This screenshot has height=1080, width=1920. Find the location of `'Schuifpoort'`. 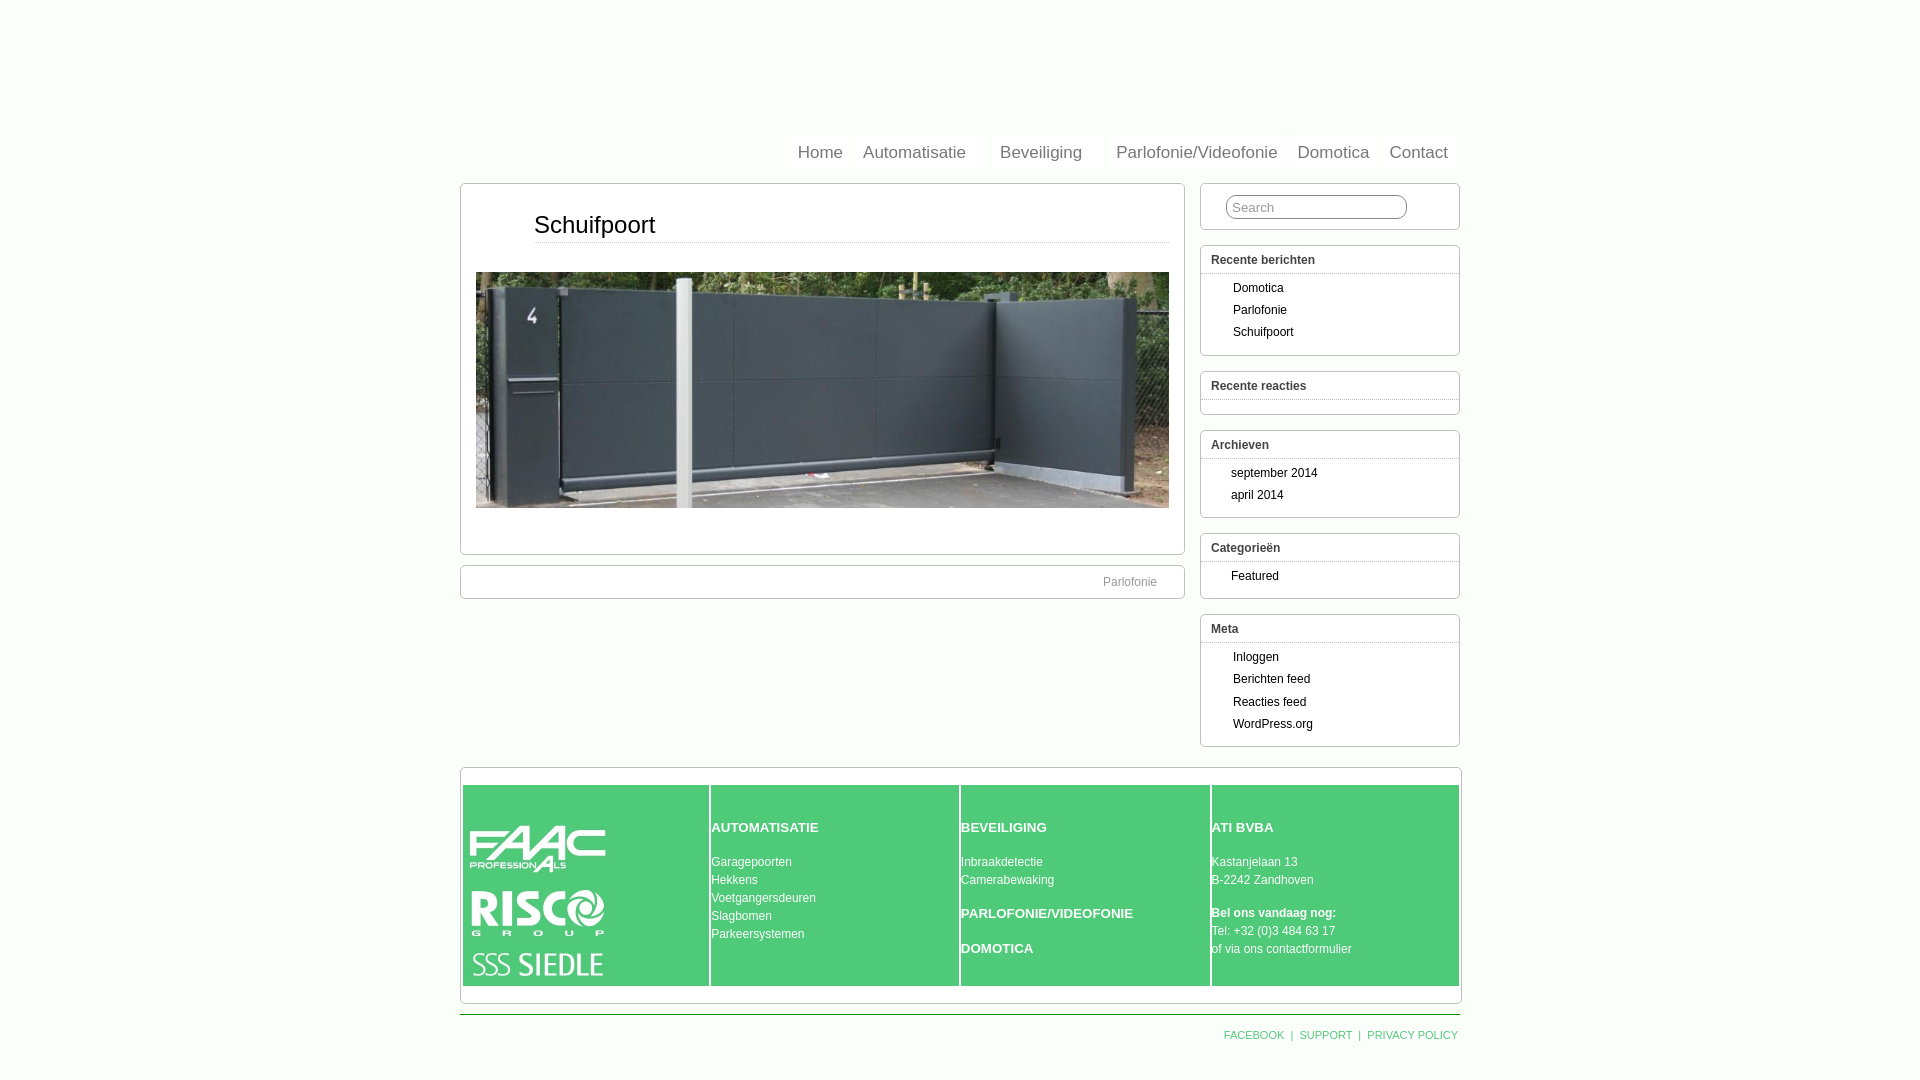

'Schuifpoort' is located at coordinates (1262, 330).